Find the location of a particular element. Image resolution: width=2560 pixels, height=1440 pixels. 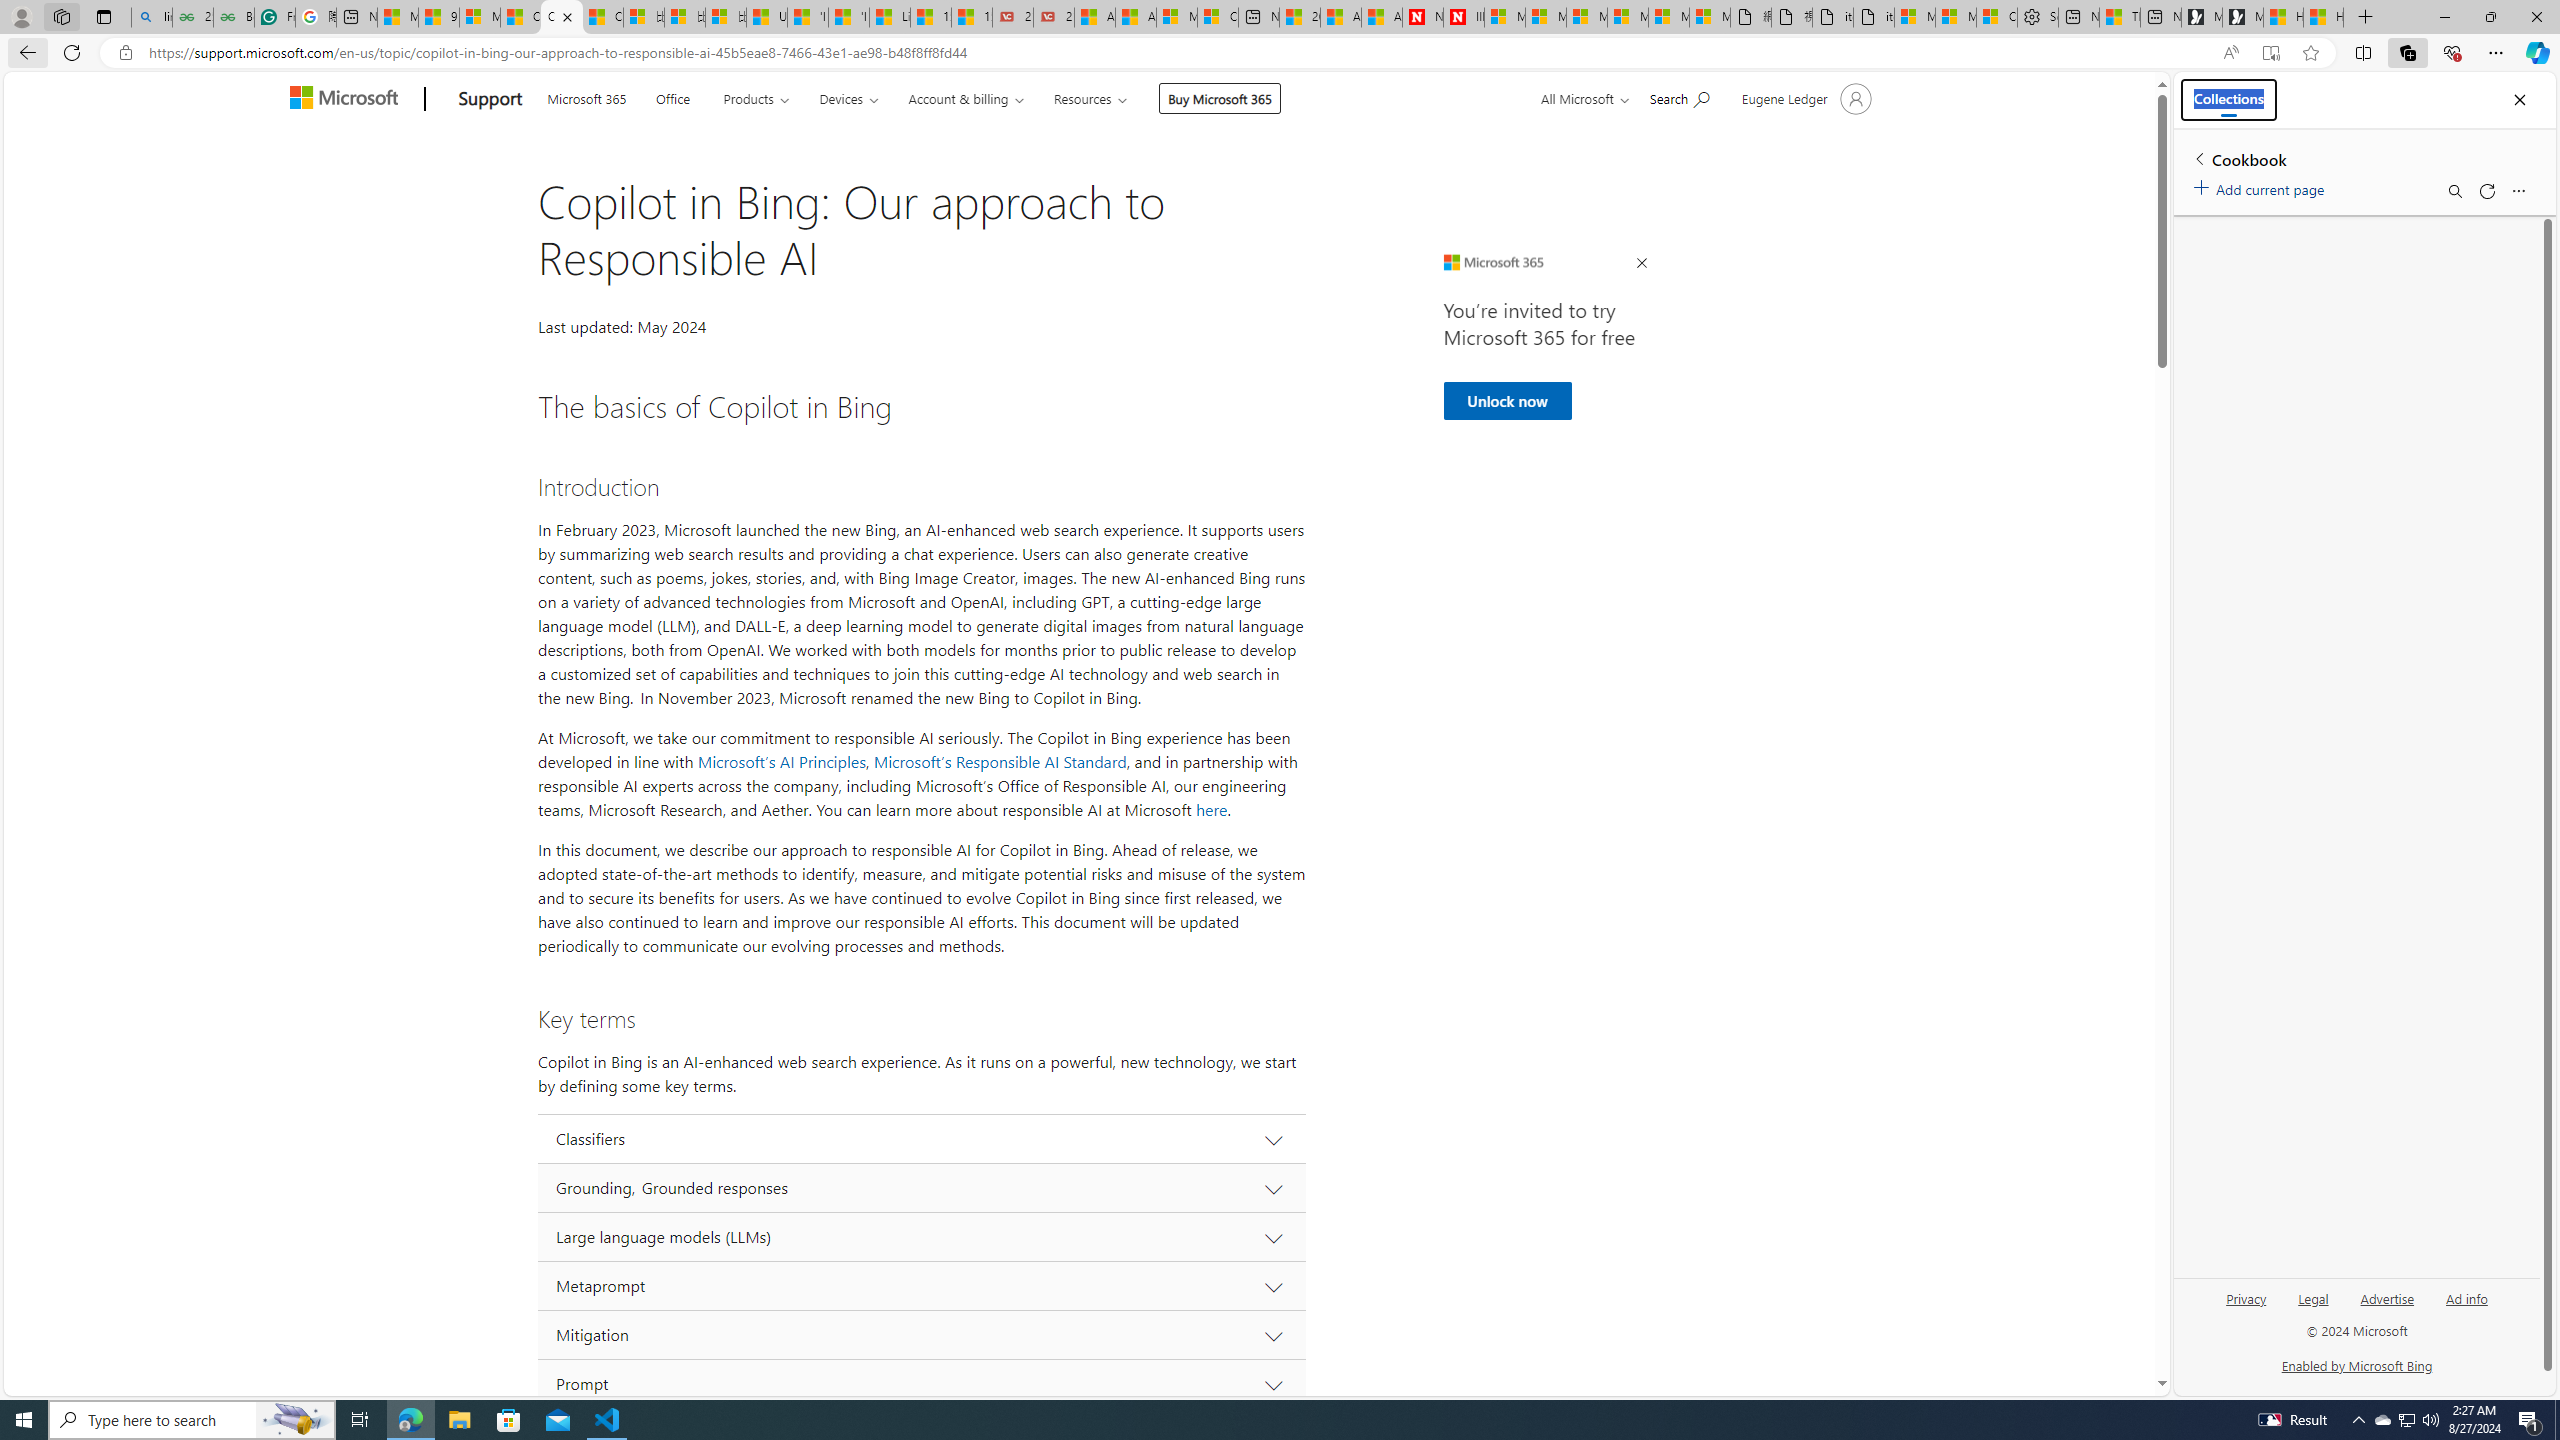

'Buy Microsoft 365' is located at coordinates (1218, 97).